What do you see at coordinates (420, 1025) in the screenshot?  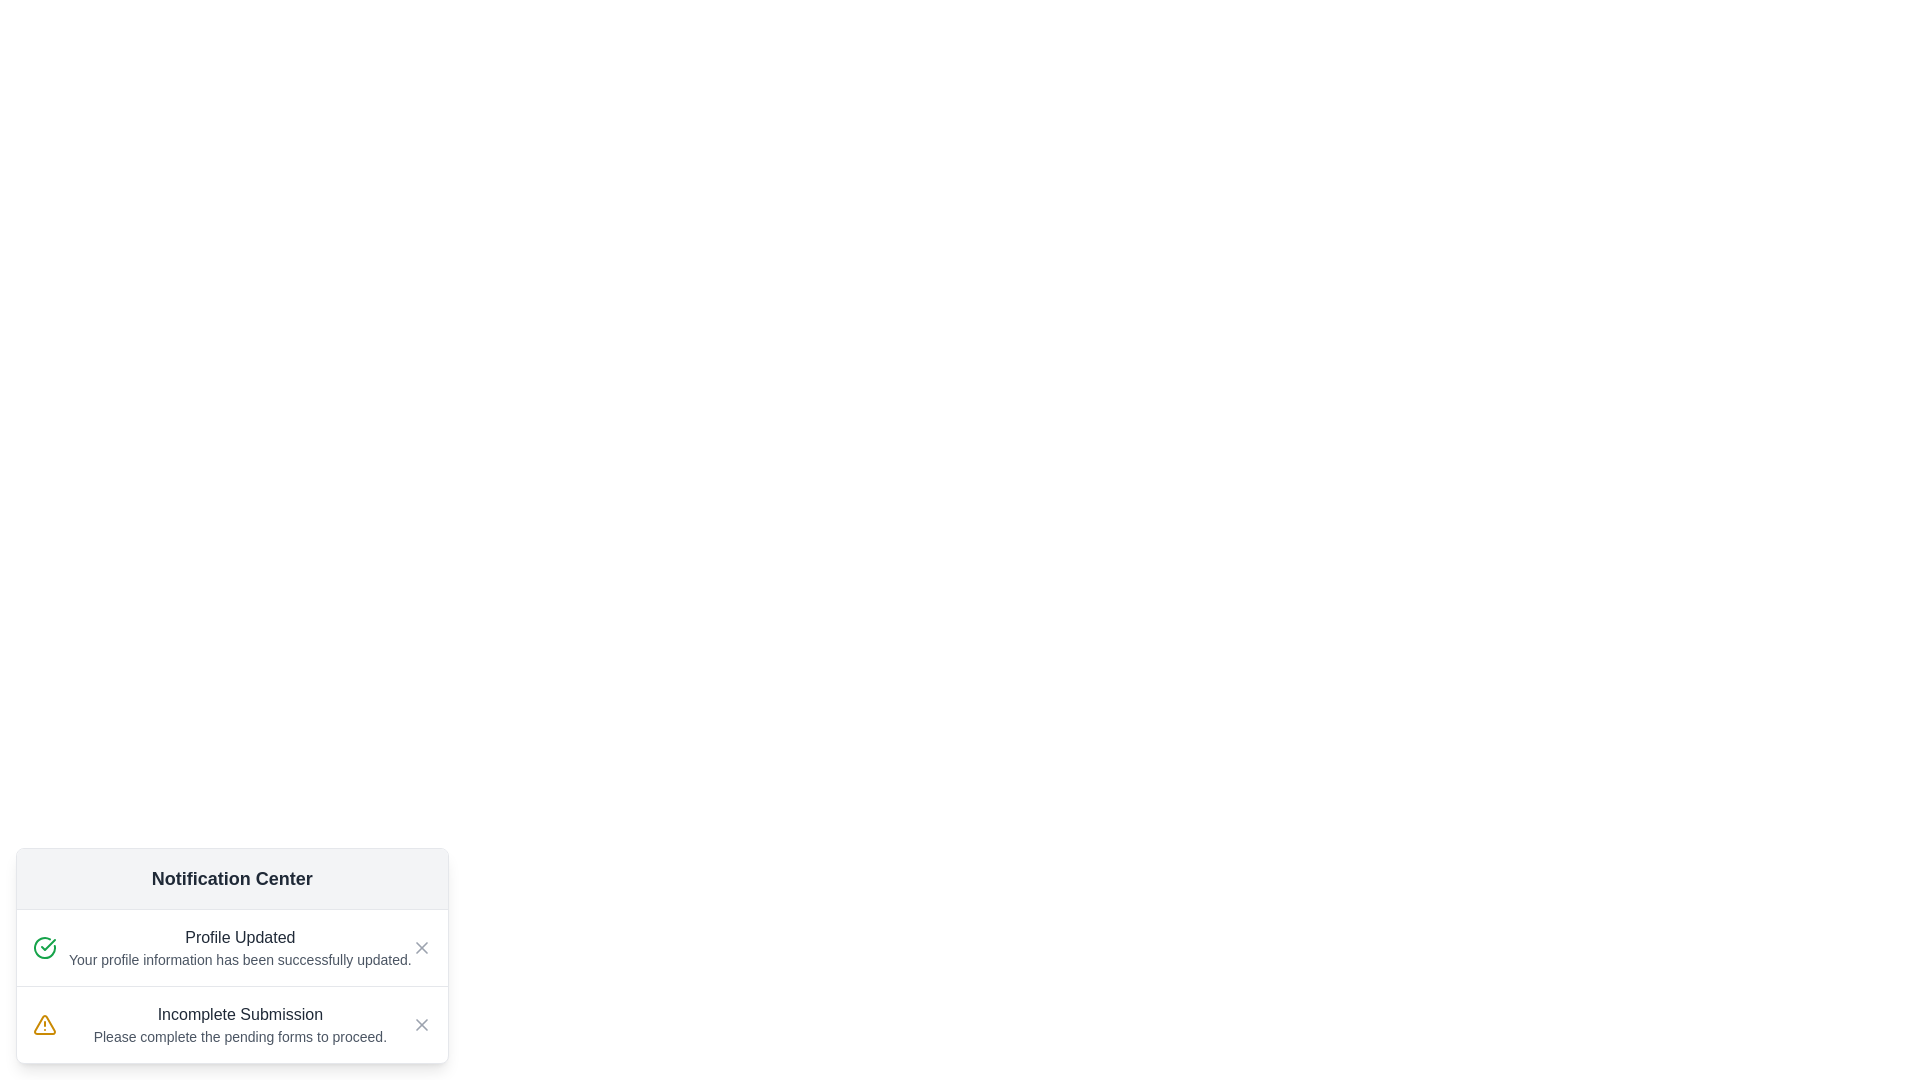 I see `the dismiss button located at the right end of the 'Incomplete Submission' notification to change its appearance` at bounding box center [420, 1025].